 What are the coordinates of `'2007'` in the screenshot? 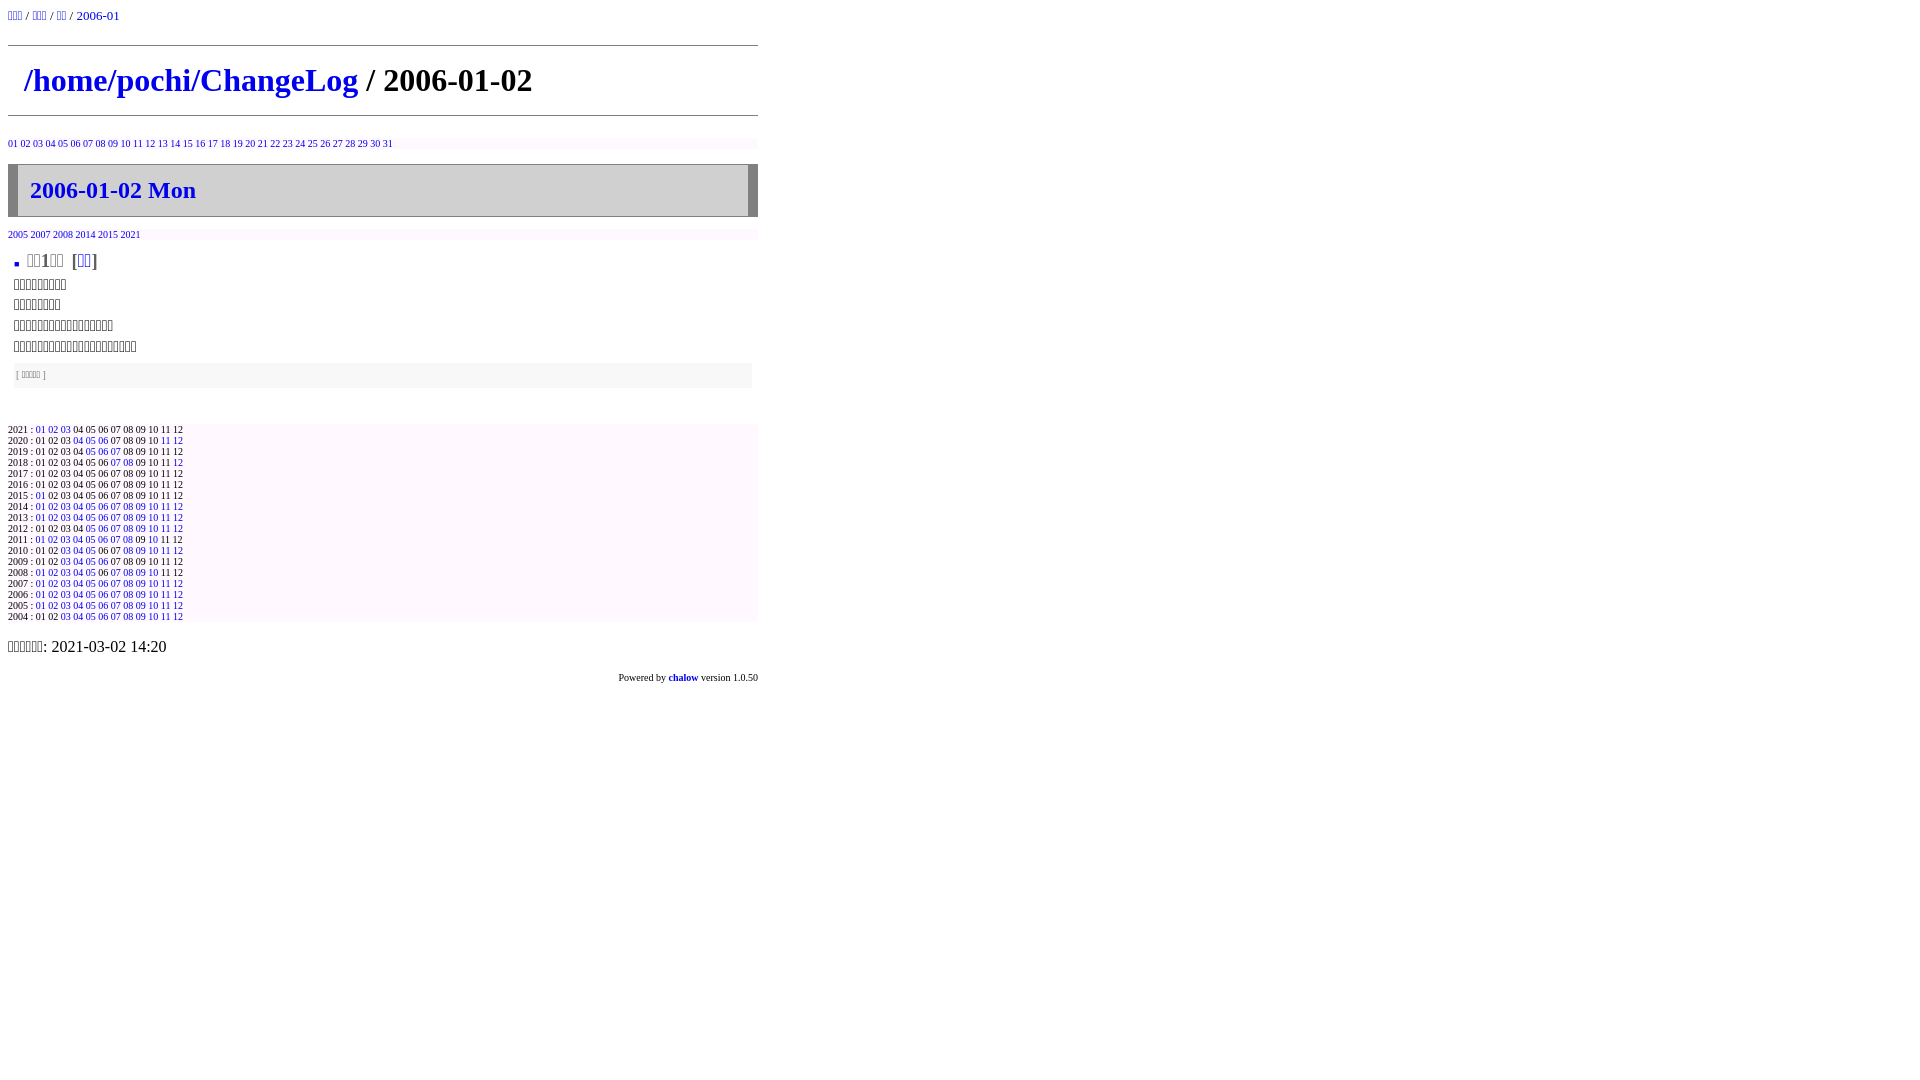 It's located at (39, 233).